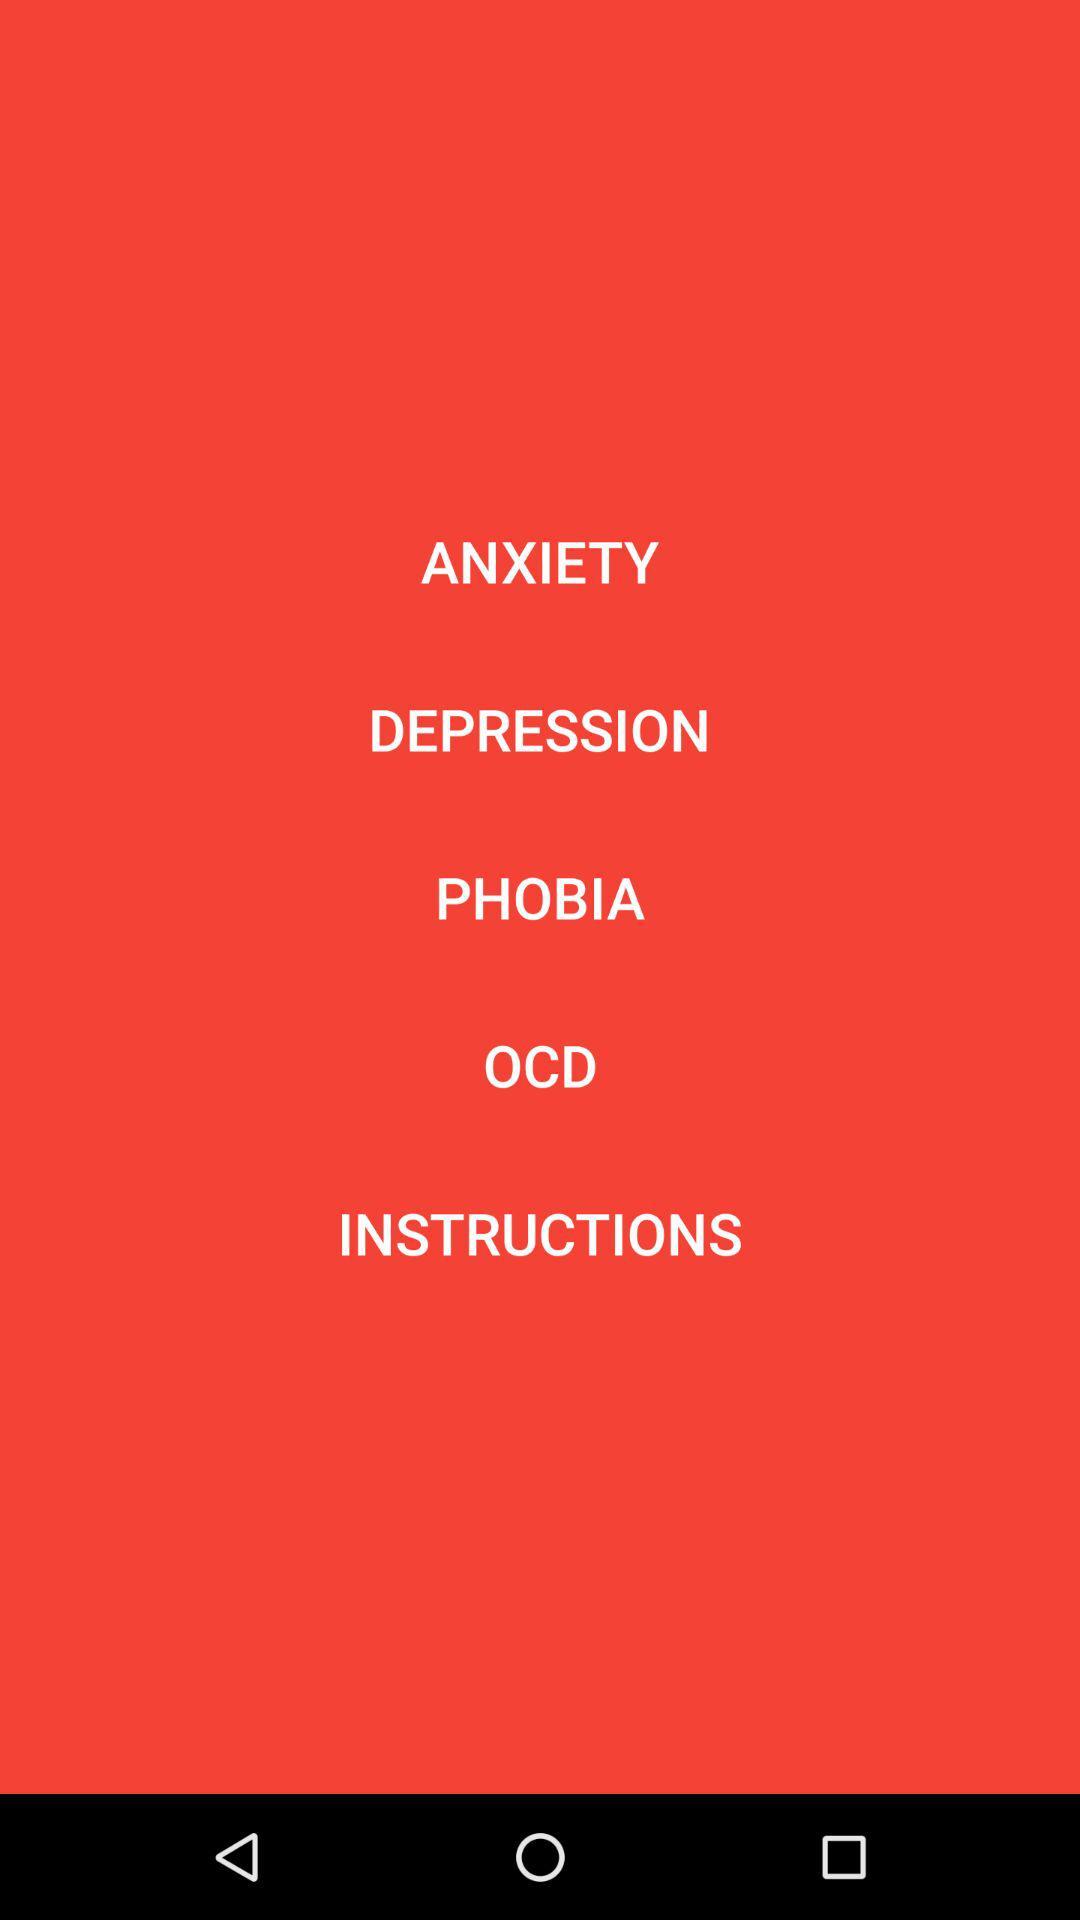 The width and height of the screenshot is (1080, 1920). Describe the element at coordinates (540, 896) in the screenshot. I see `item above ocd item` at that location.